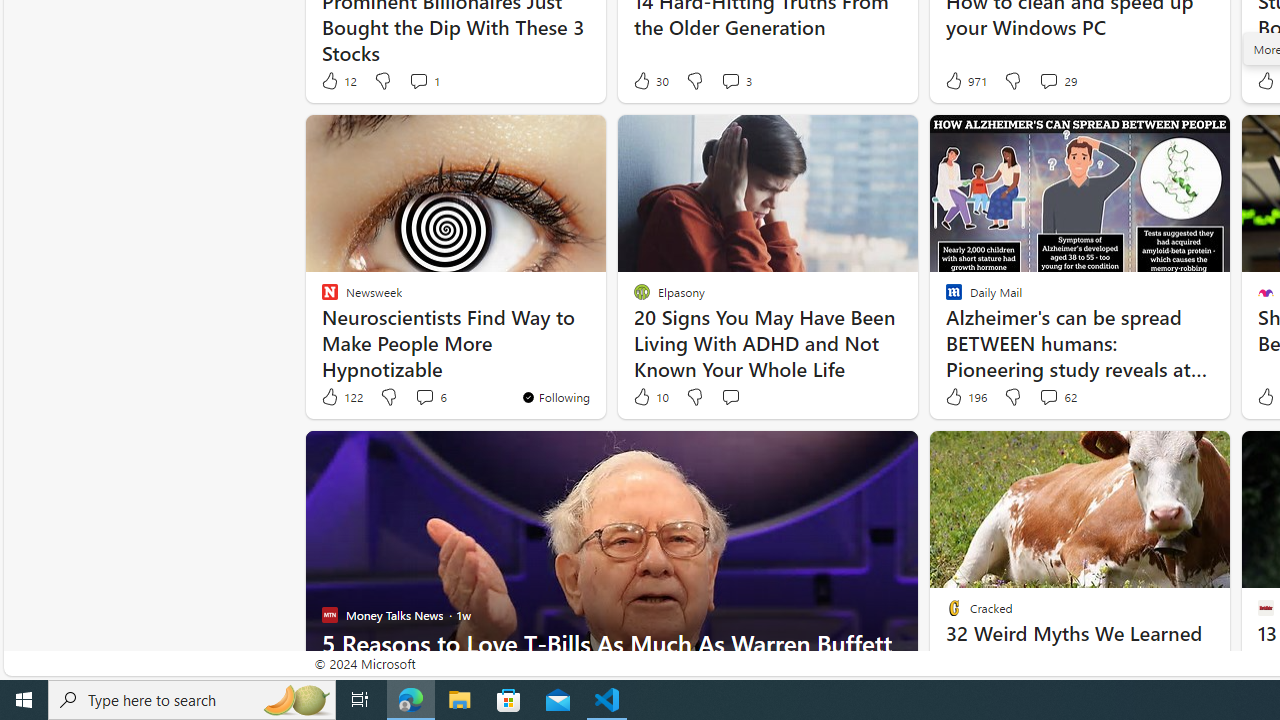 The width and height of the screenshot is (1280, 720). I want to click on 'View comments 62 Comment', so click(1056, 397).